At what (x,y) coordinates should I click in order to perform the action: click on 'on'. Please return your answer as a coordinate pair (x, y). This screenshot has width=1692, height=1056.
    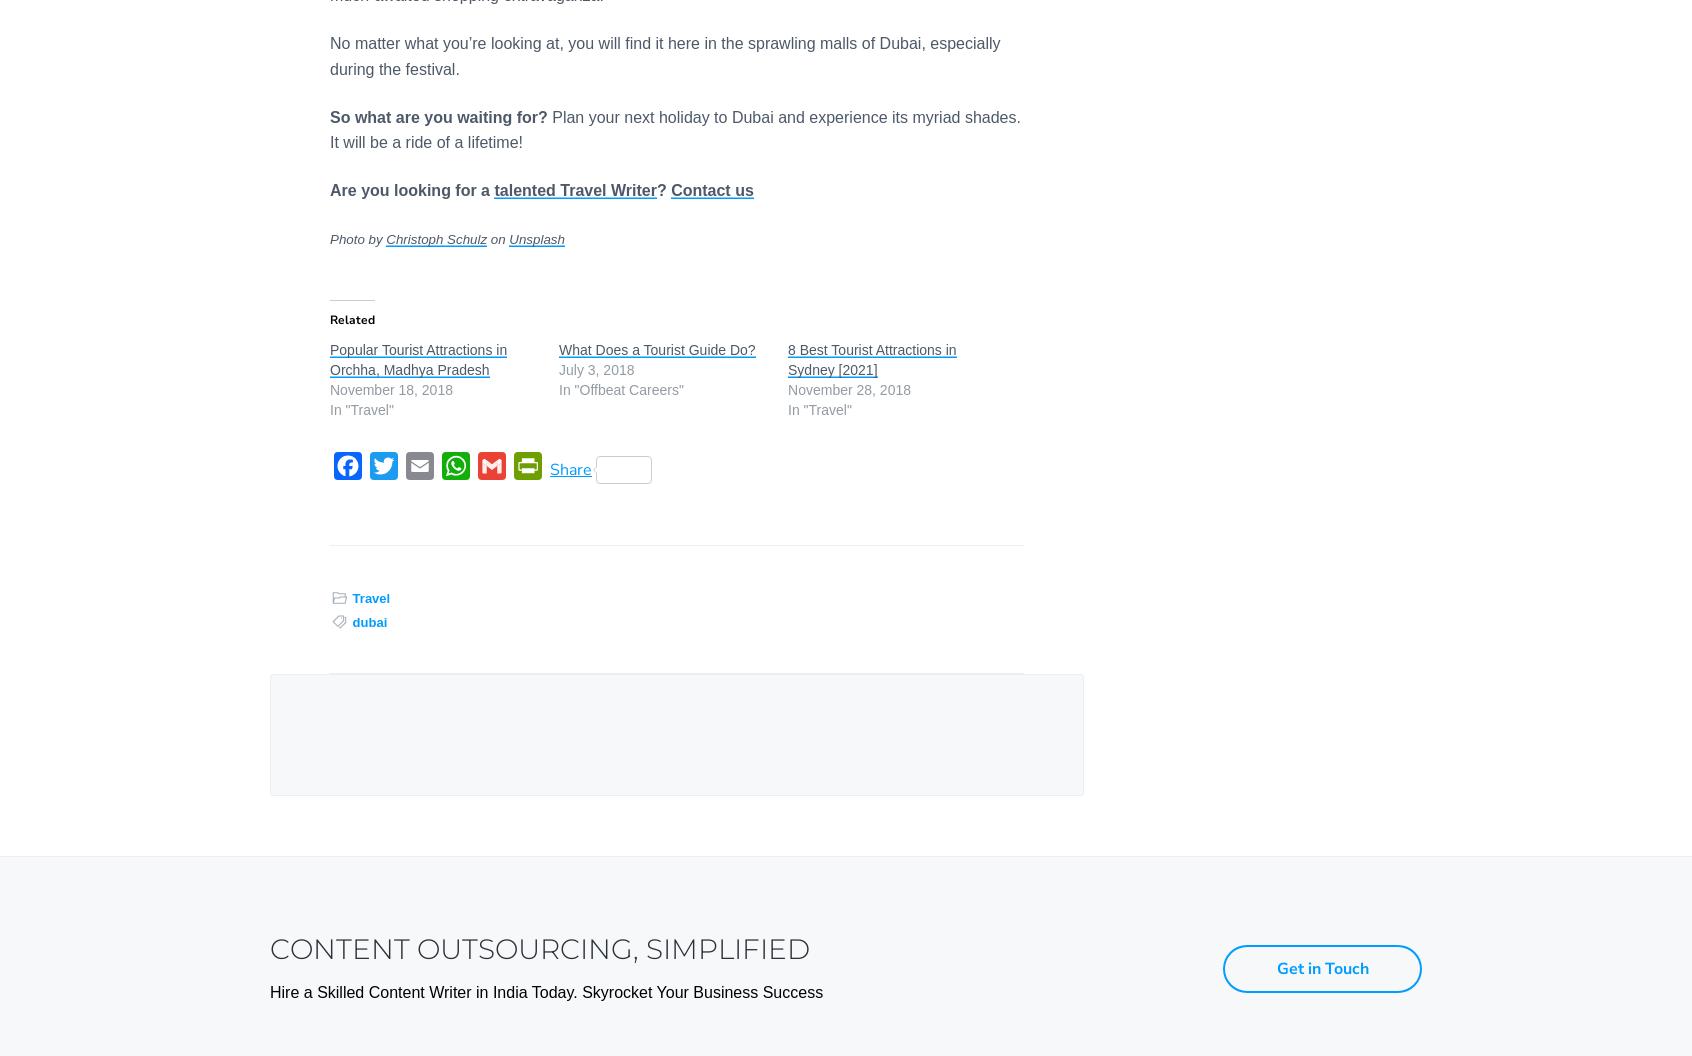
    Looking at the image, I should click on (497, 238).